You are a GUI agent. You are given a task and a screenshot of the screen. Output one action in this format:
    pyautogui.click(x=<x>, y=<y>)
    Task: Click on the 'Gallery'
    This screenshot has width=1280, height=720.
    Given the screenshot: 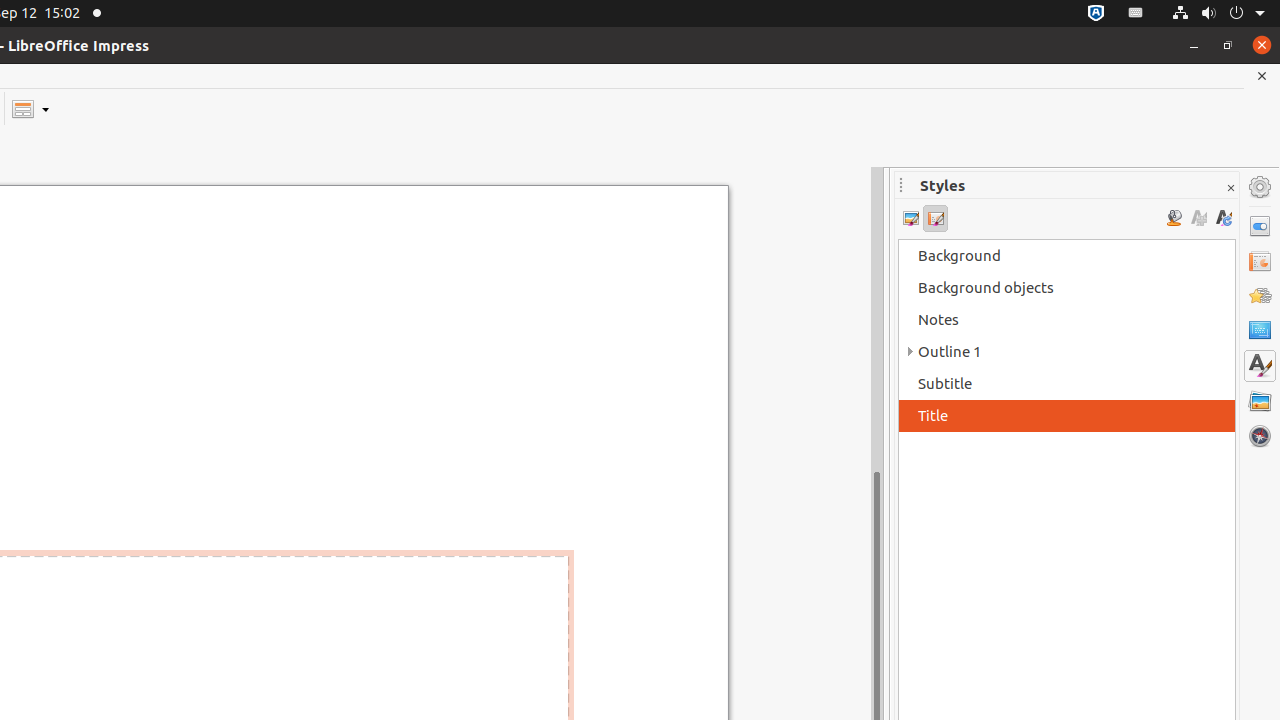 What is the action you would take?
    pyautogui.click(x=1259, y=400)
    